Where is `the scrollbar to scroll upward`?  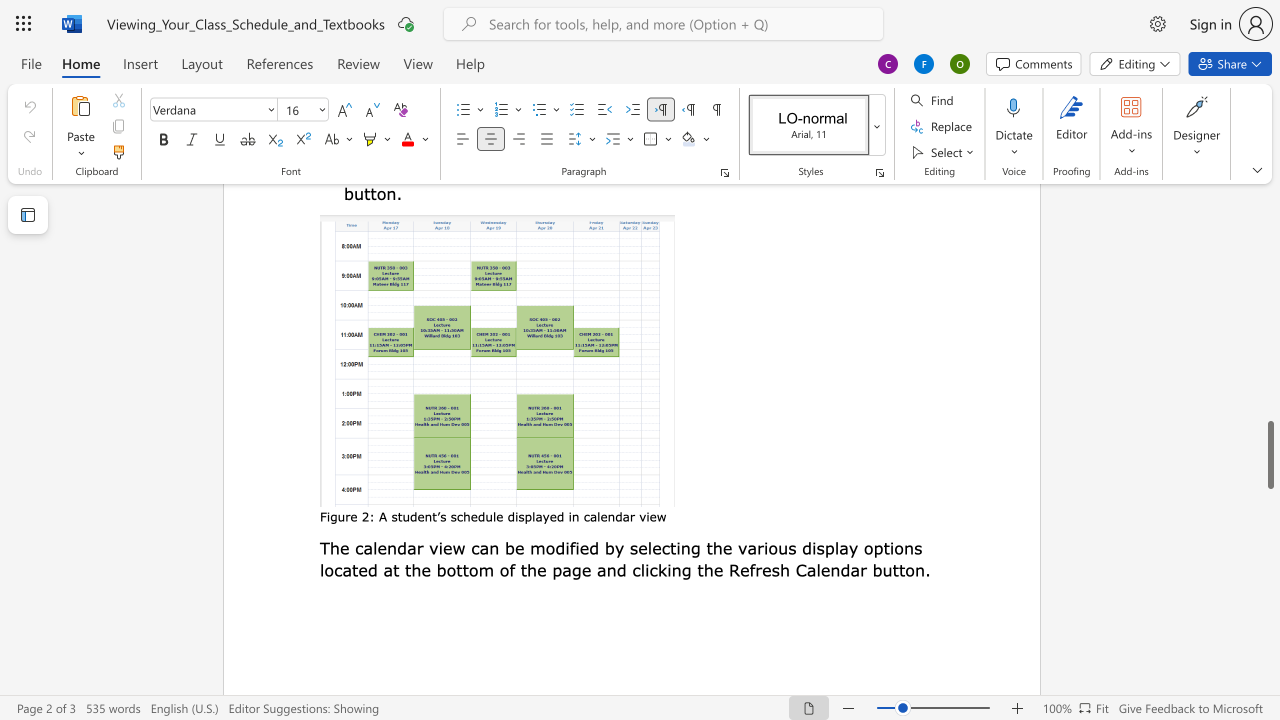 the scrollbar to scroll upward is located at coordinates (1269, 238).